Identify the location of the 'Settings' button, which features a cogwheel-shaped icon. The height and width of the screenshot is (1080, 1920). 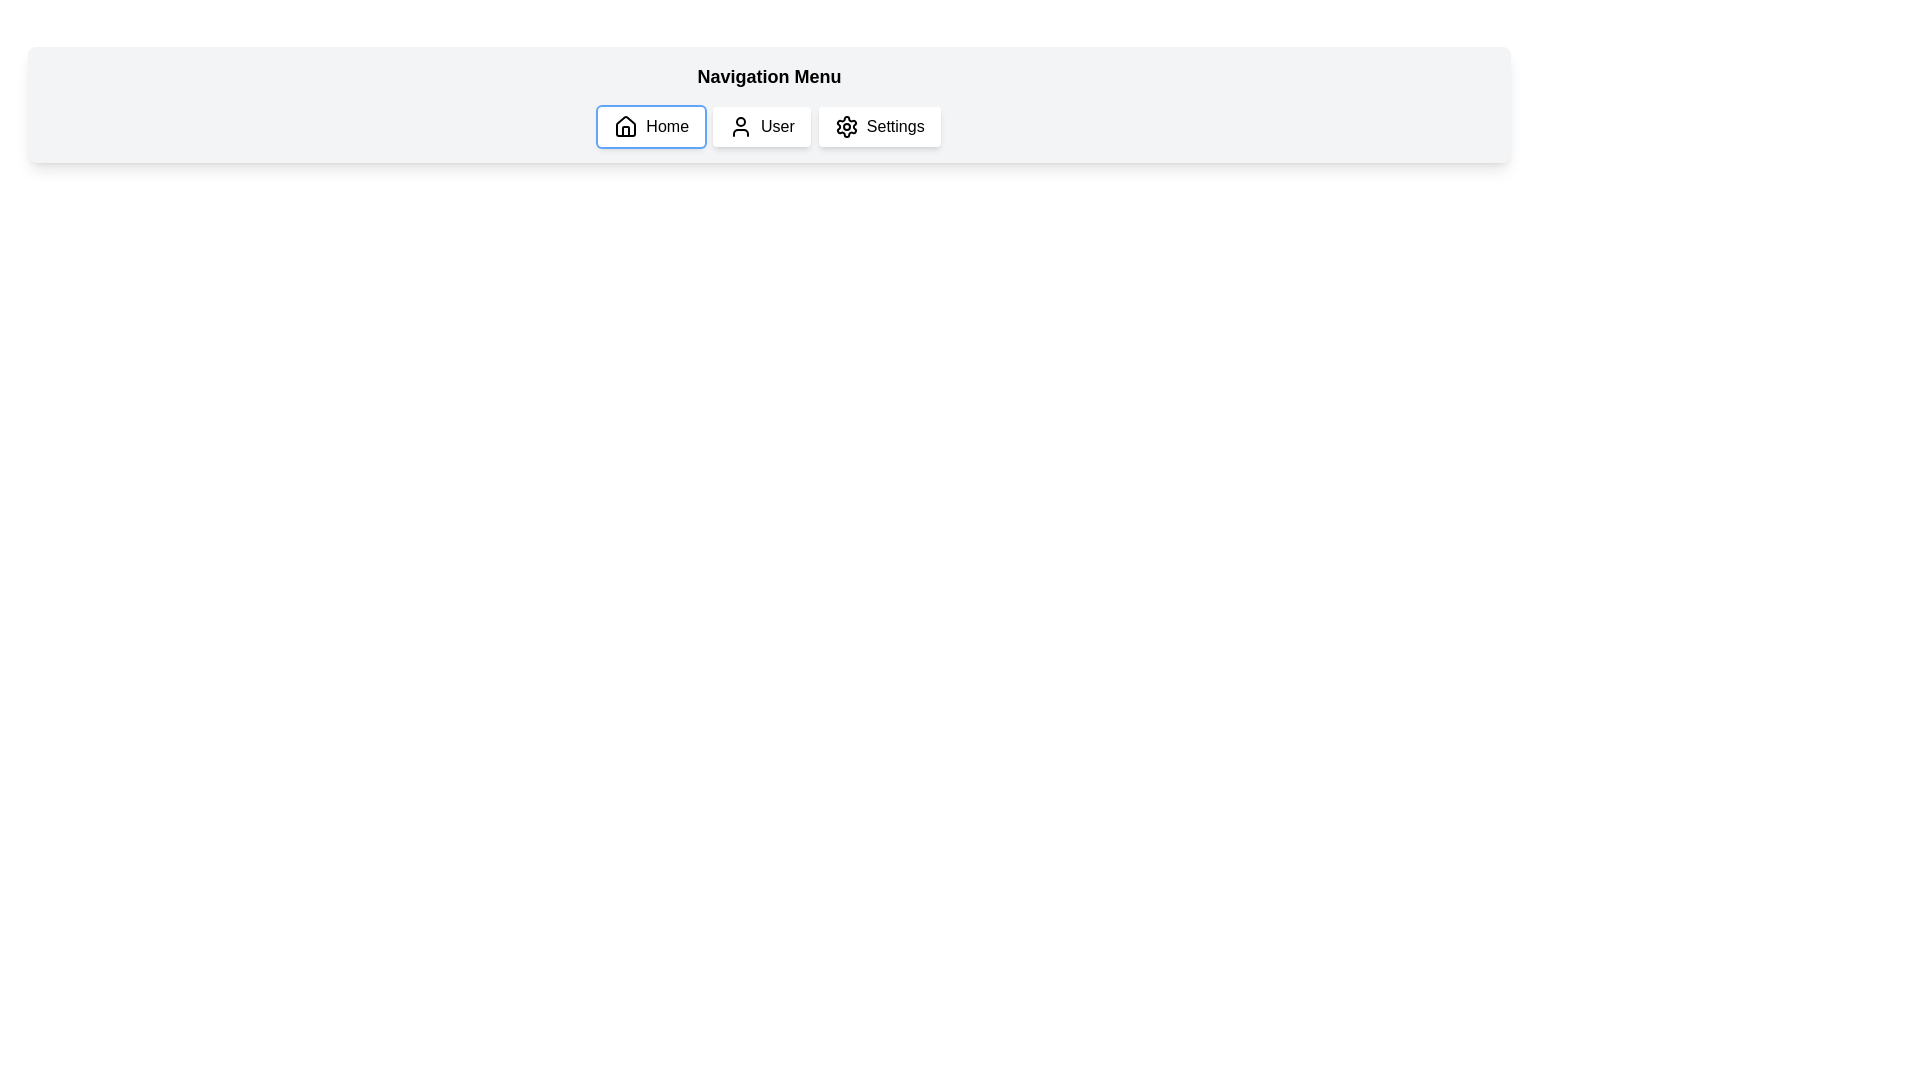
(846, 127).